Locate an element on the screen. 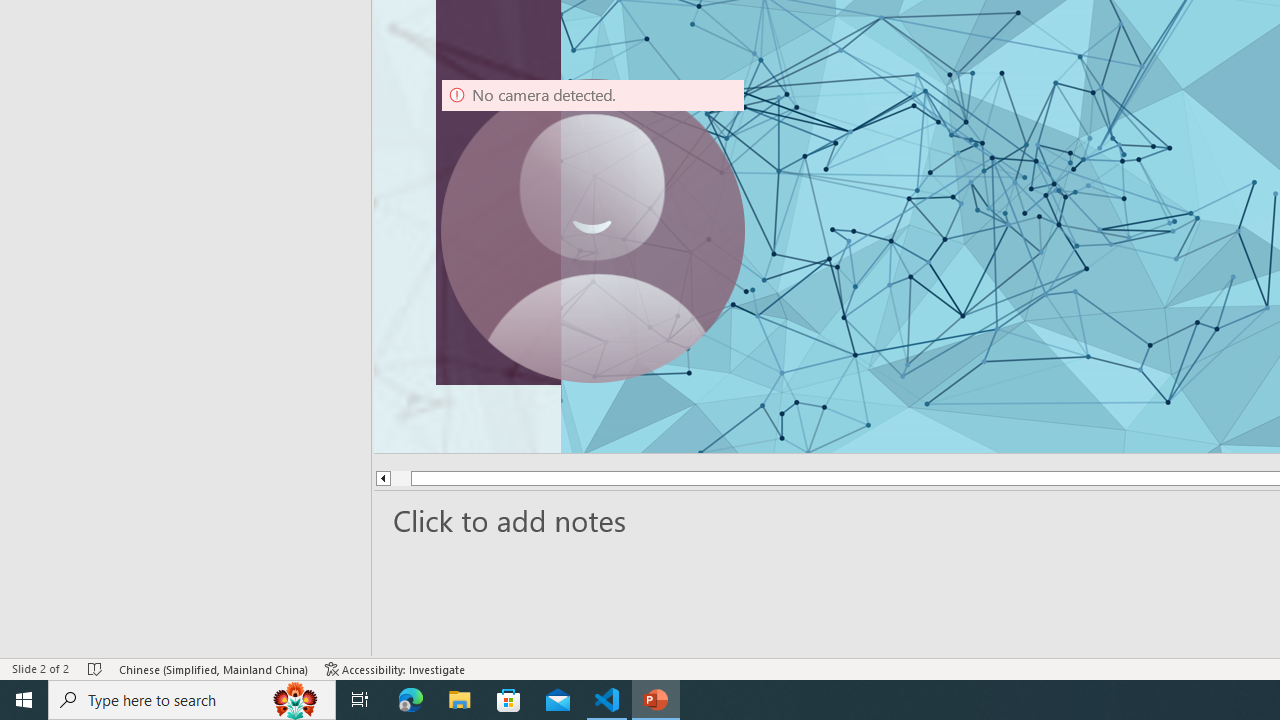 The width and height of the screenshot is (1280, 720). 'Camera 9, No camera detected.' is located at coordinates (592, 229).